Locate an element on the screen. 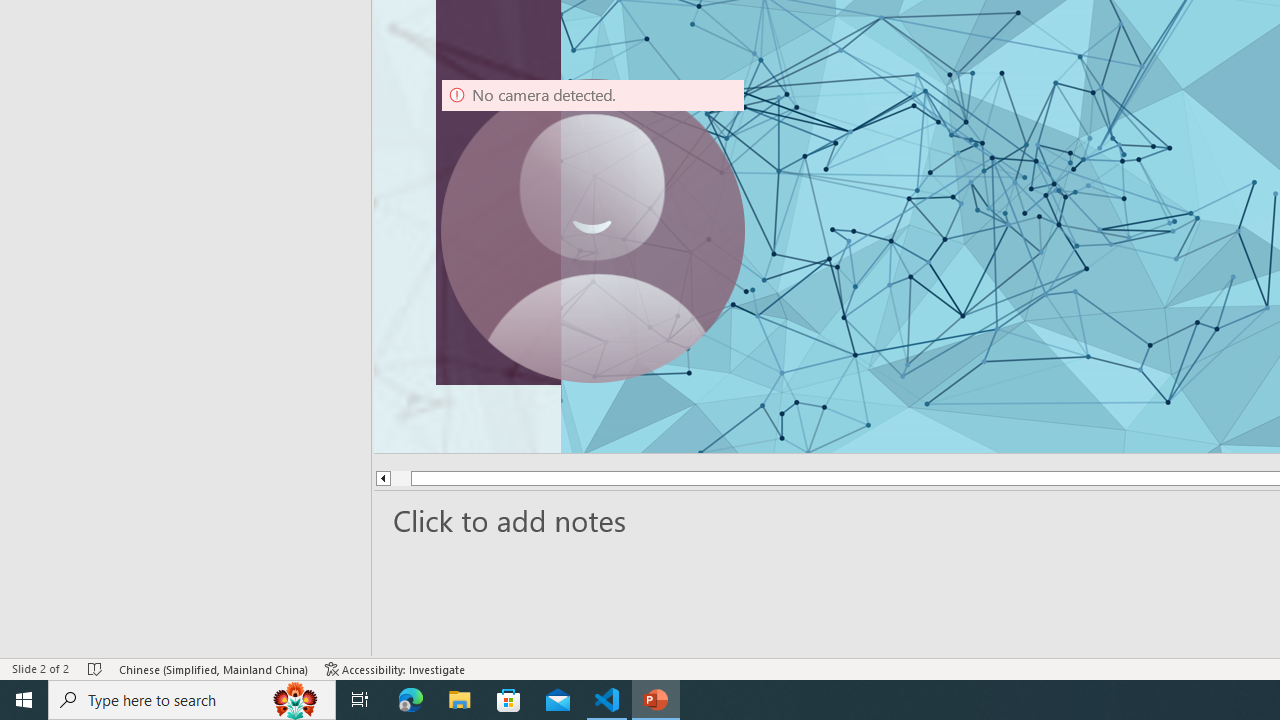 The width and height of the screenshot is (1280, 720). 'Camera 9, No camera detected.' is located at coordinates (592, 229).